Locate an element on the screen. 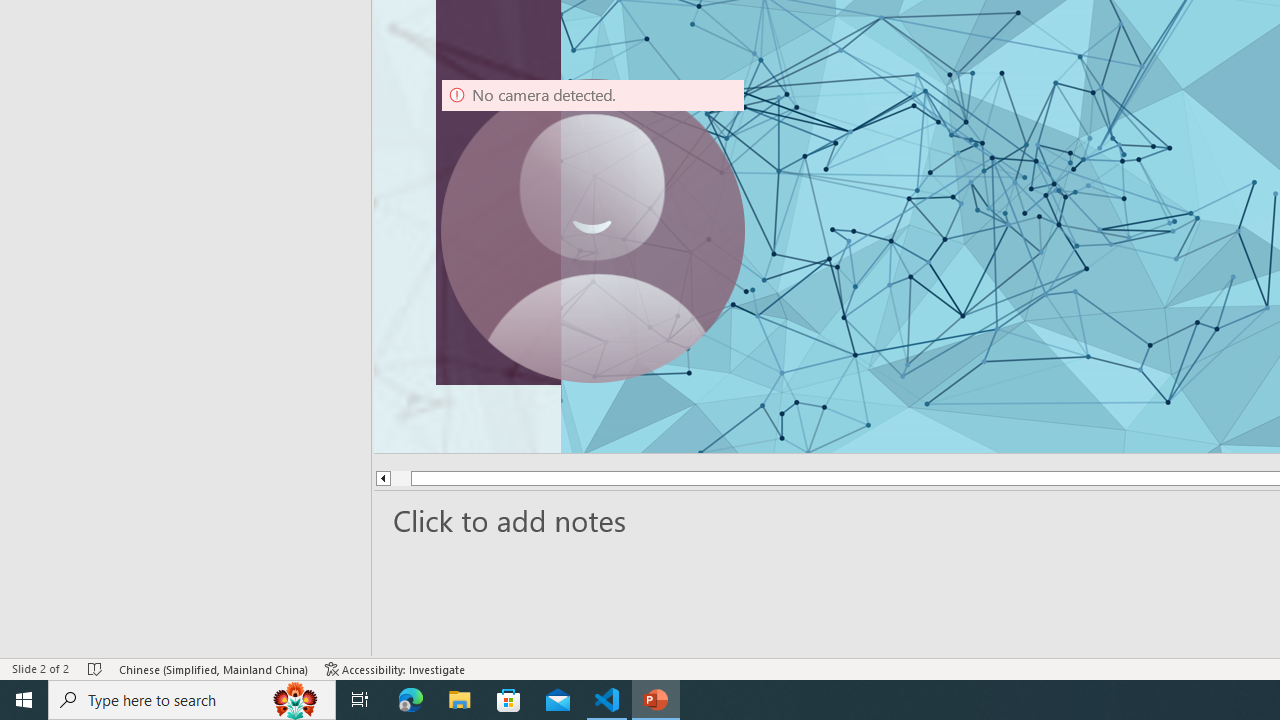 The width and height of the screenshot is (1280, 720). 'Camera 9, No camera detected.' is located at coordinates (592, 229).